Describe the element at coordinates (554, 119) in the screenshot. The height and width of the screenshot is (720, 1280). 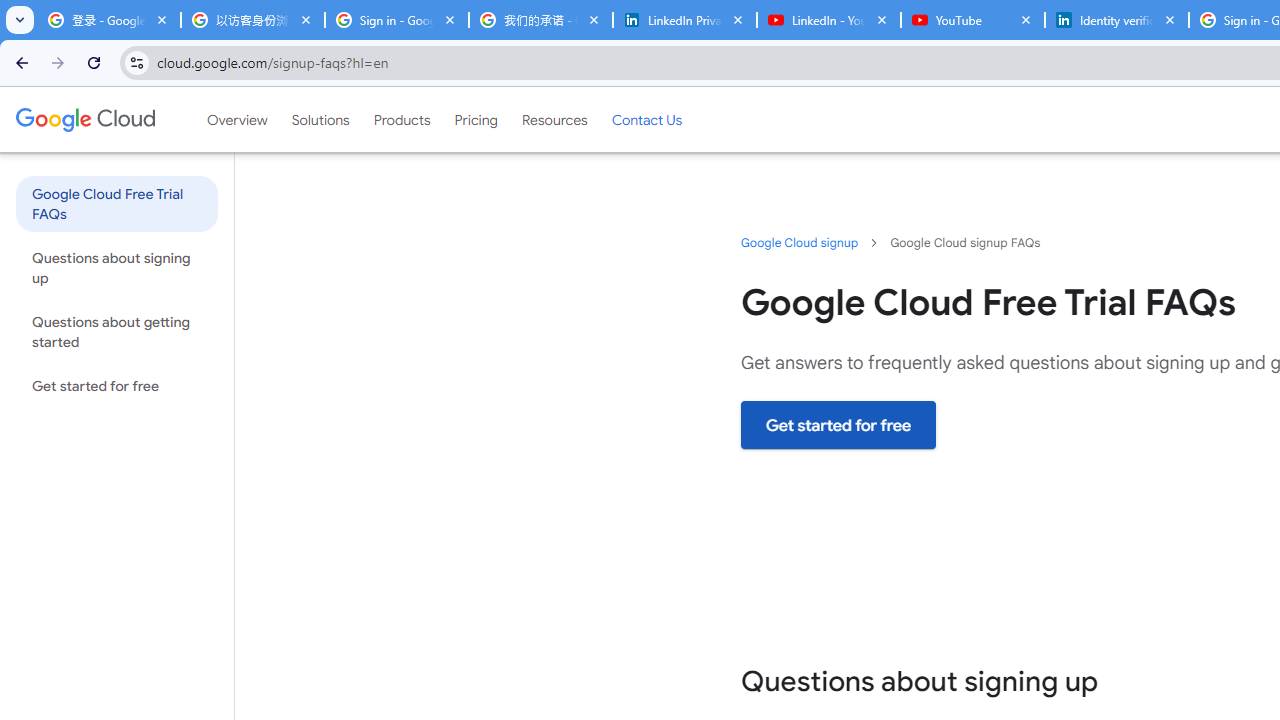
I see `'Resources'` at that location.